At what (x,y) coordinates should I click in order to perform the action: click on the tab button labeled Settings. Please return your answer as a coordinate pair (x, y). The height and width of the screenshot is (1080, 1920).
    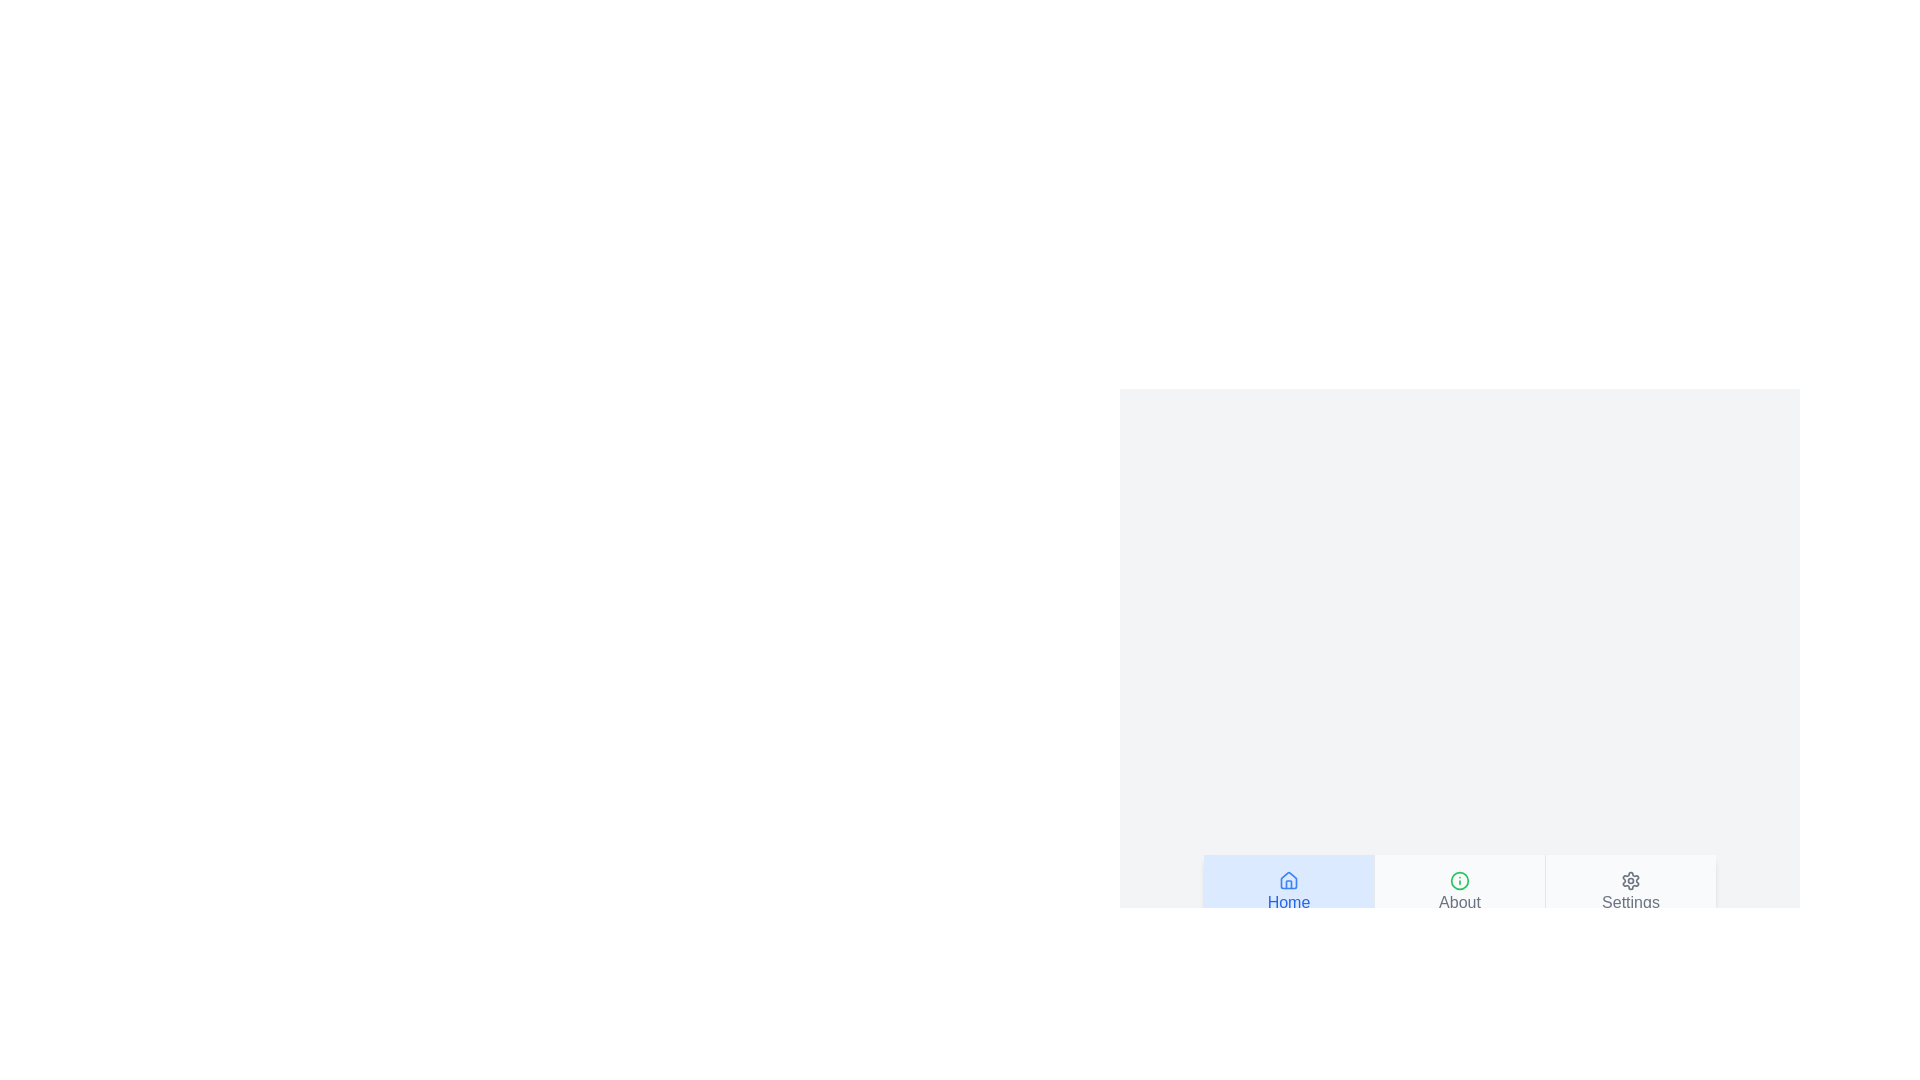
    Looking at the image, I should click on (1630, 891).